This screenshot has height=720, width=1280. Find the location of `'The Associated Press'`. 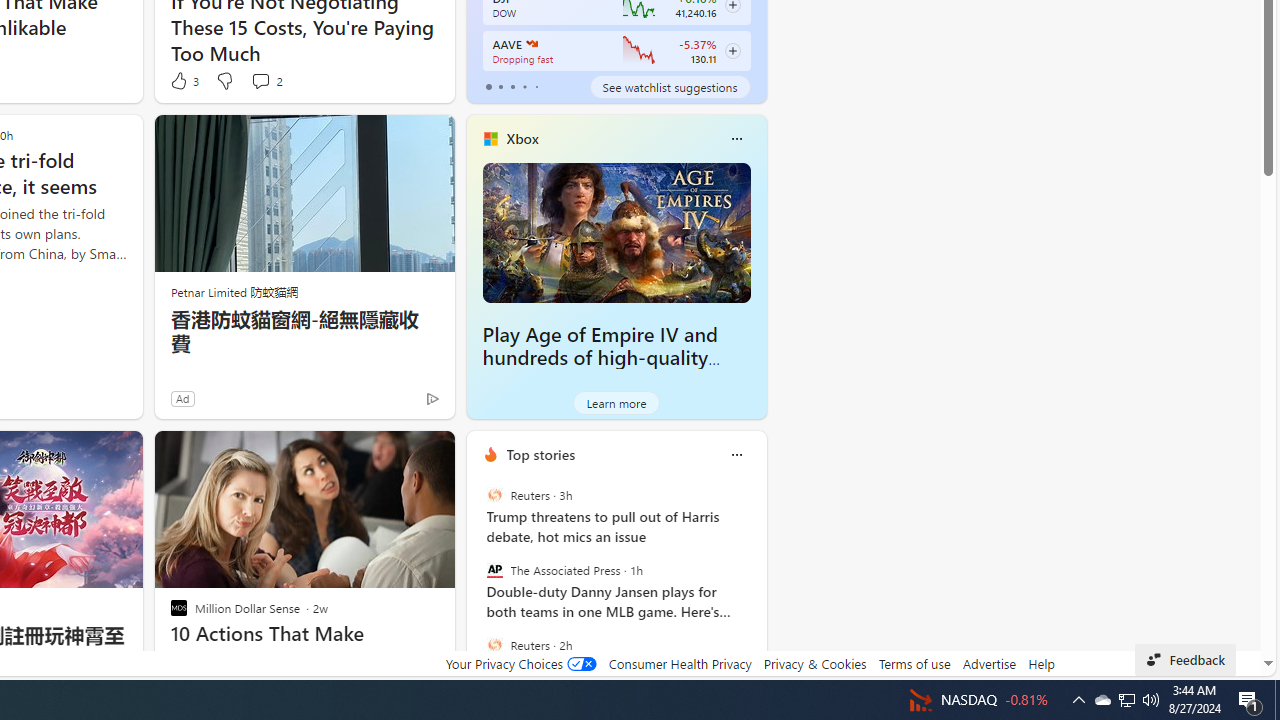

'The Associated Press' is located at coordinates (494, 570).